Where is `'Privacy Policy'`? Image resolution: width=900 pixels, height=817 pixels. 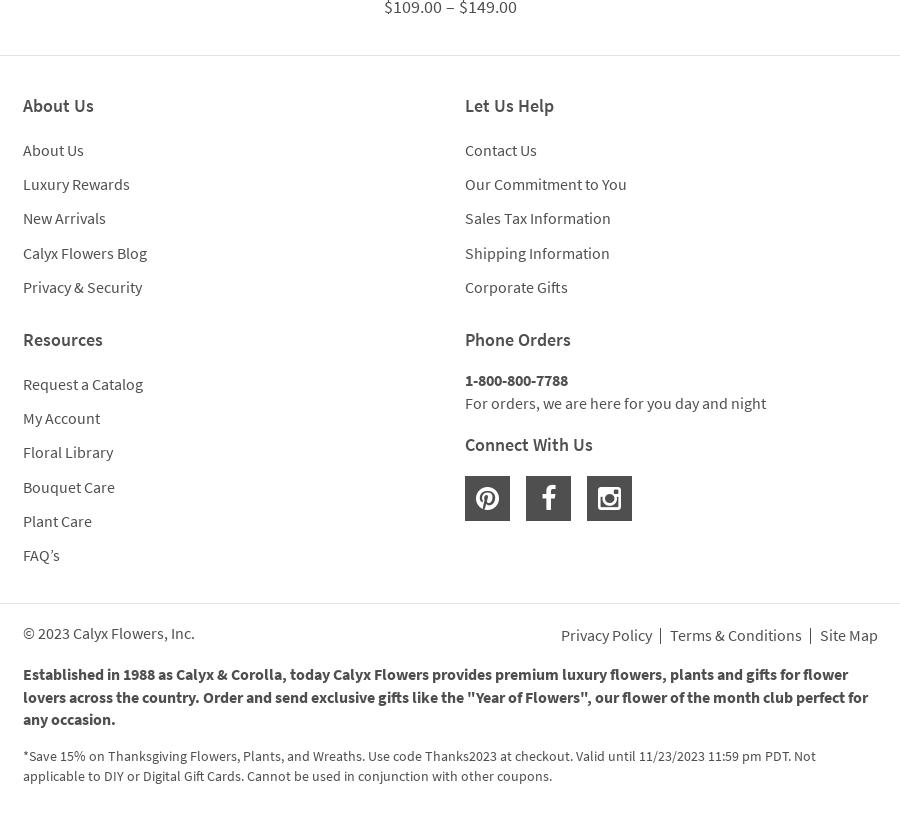 'Privacy Policy' is located at coordinates (605, 635).